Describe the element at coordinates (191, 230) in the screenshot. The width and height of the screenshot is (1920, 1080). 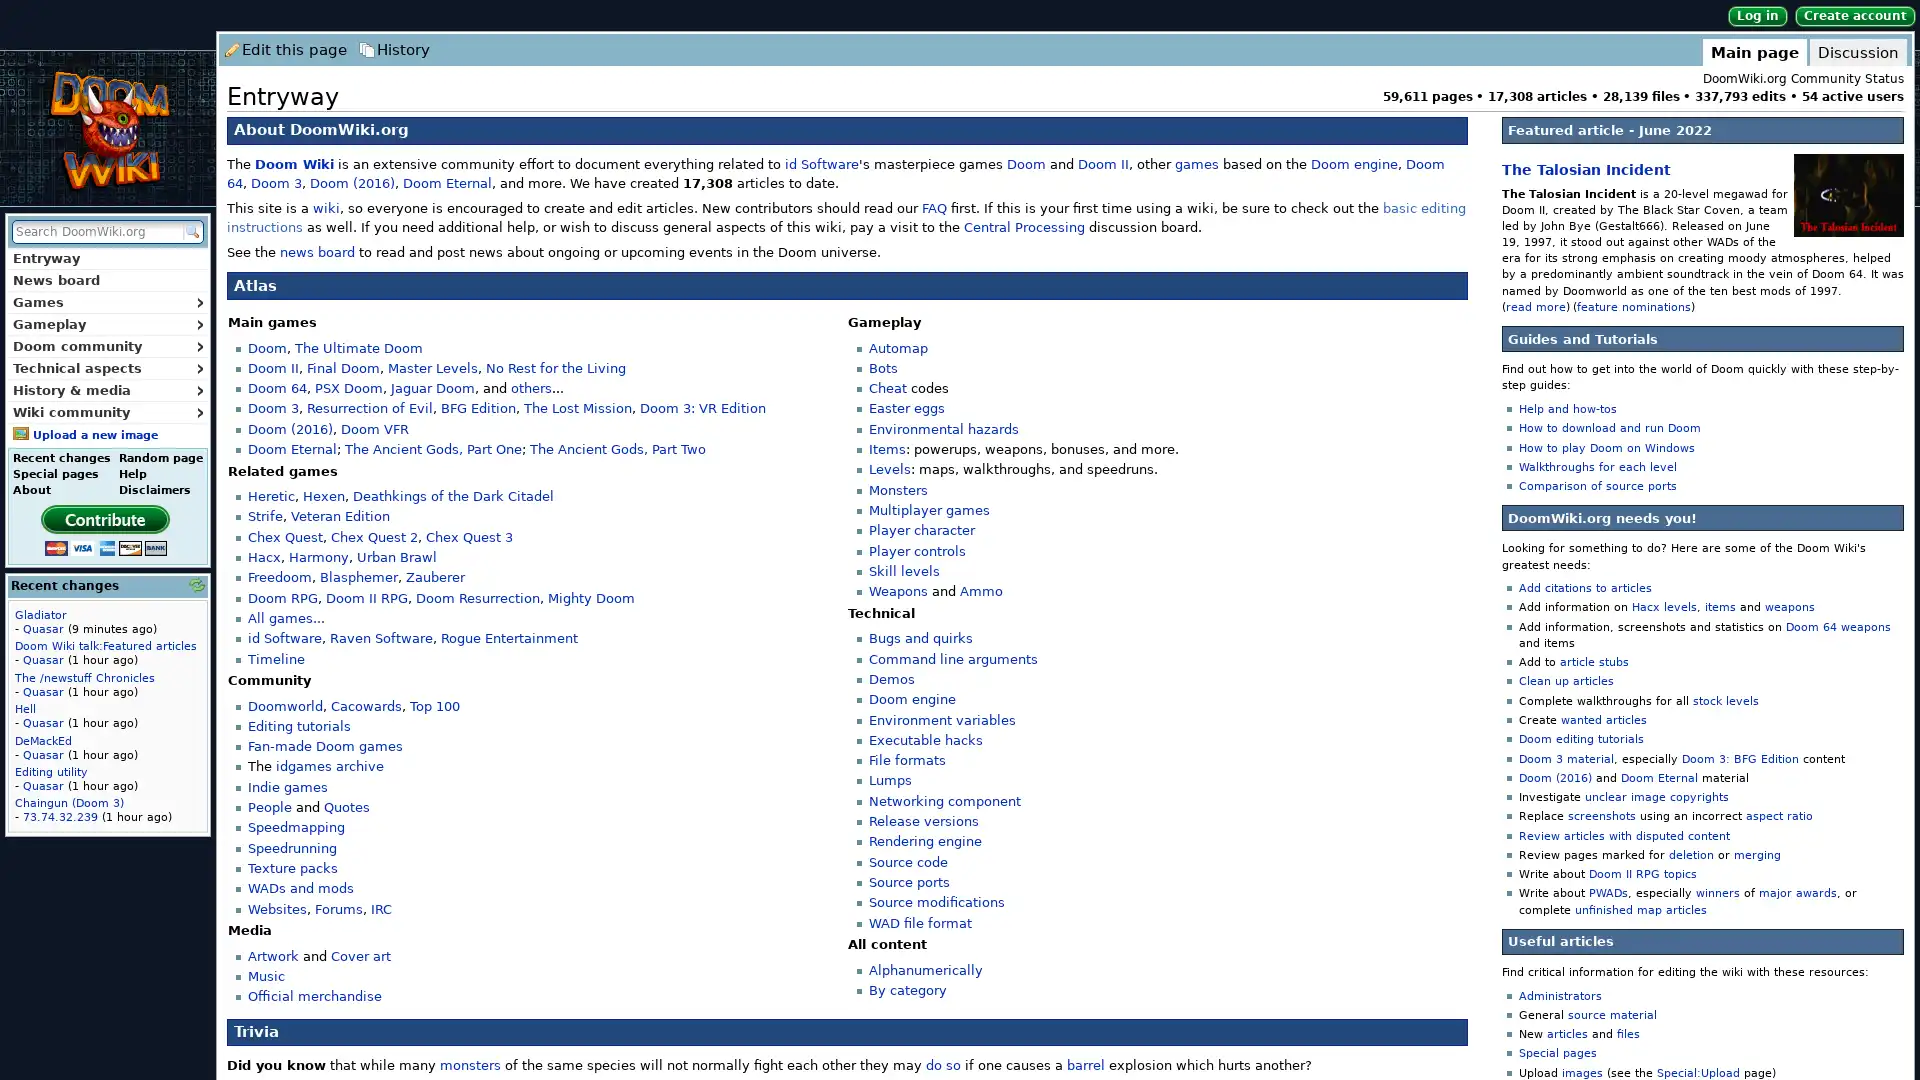
I see `Search` at that location.